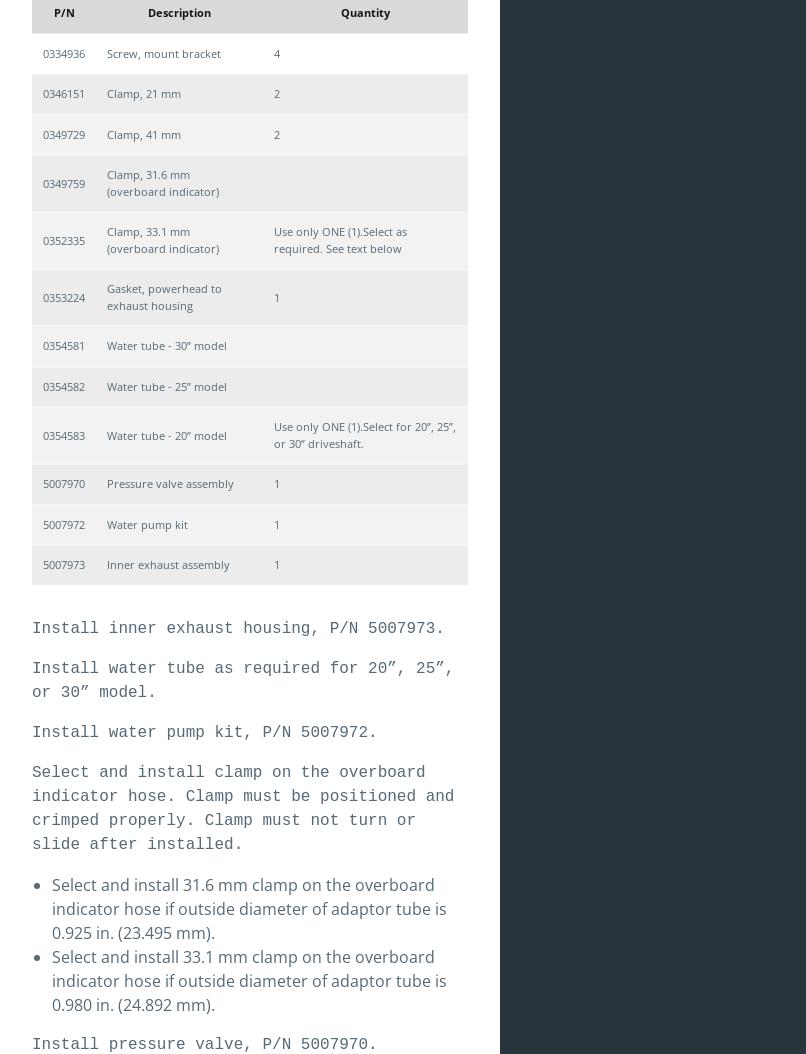  Describe the element at coordinates (199, 626) in the screenshot. I see `'Install inner exhaust housing, P/N'` at that location.